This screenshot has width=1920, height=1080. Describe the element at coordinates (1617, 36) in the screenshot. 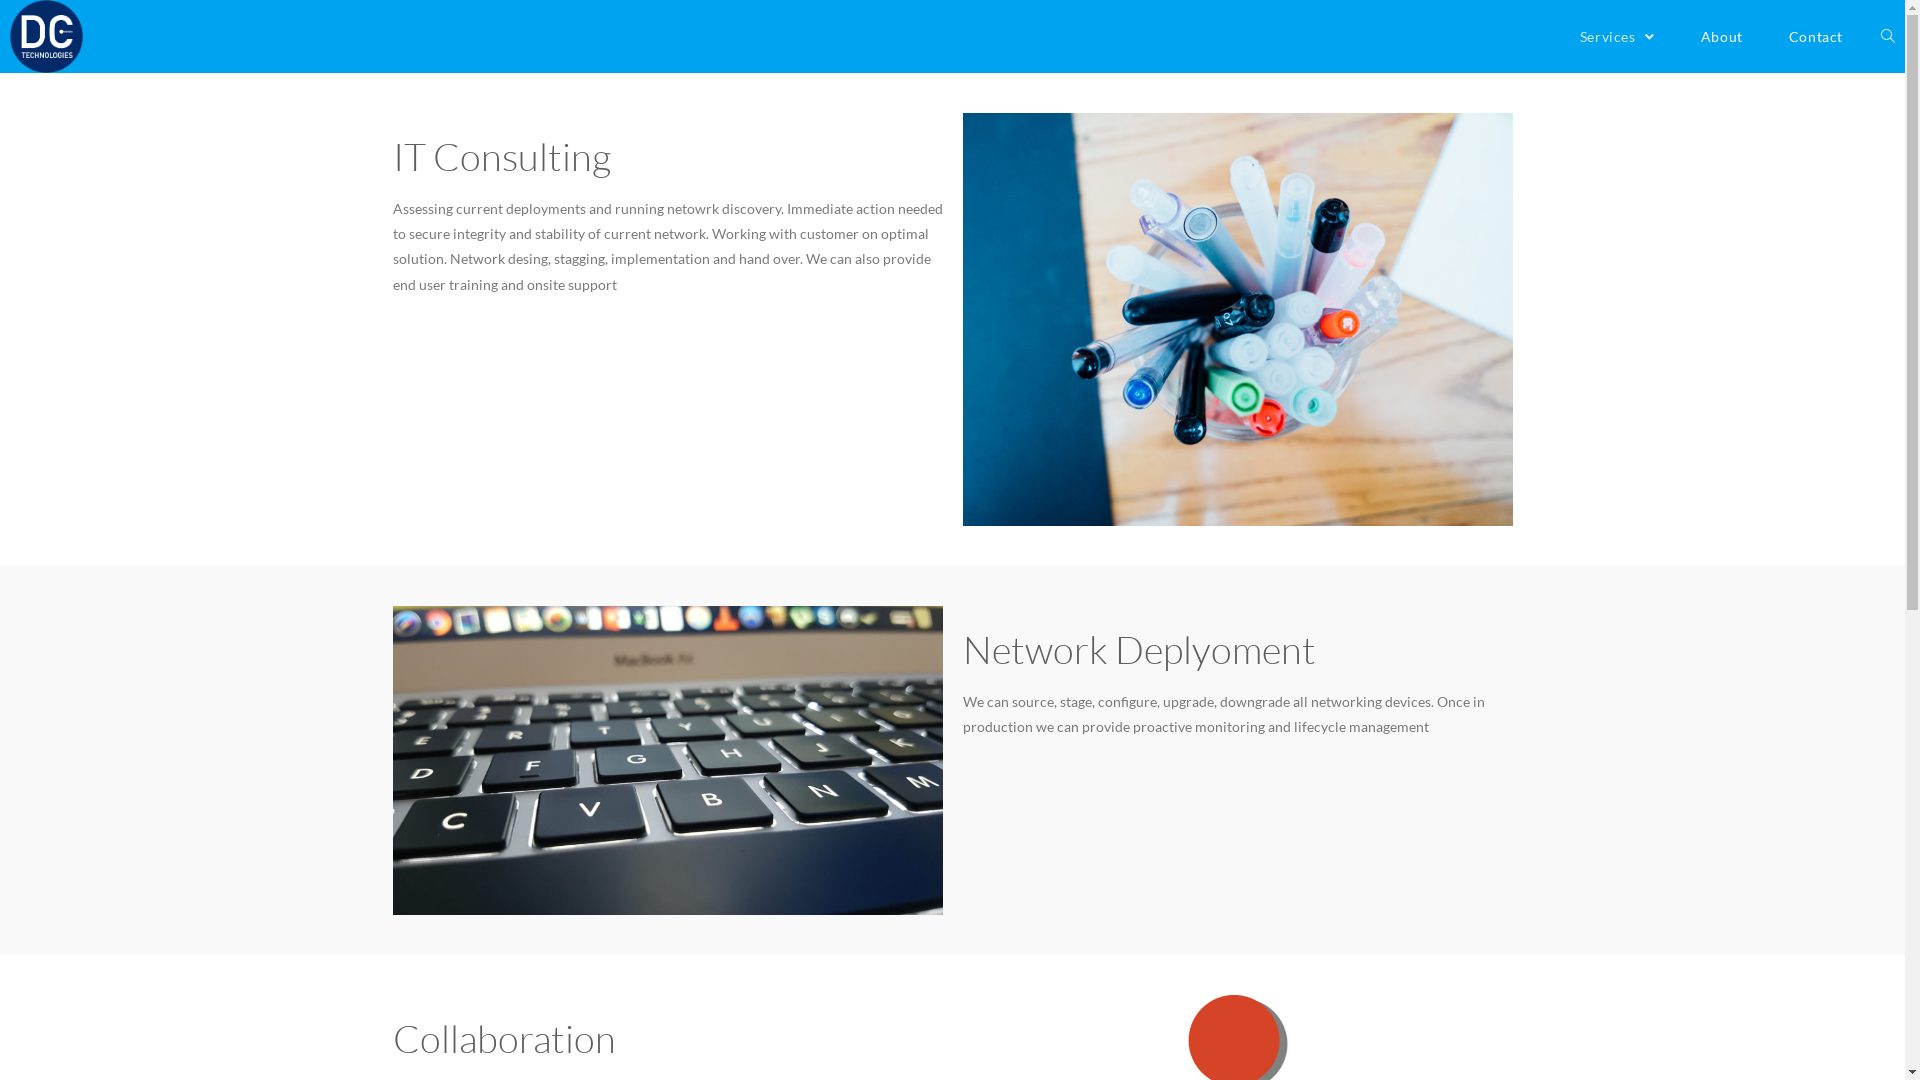

I see `'Services'` at that location.